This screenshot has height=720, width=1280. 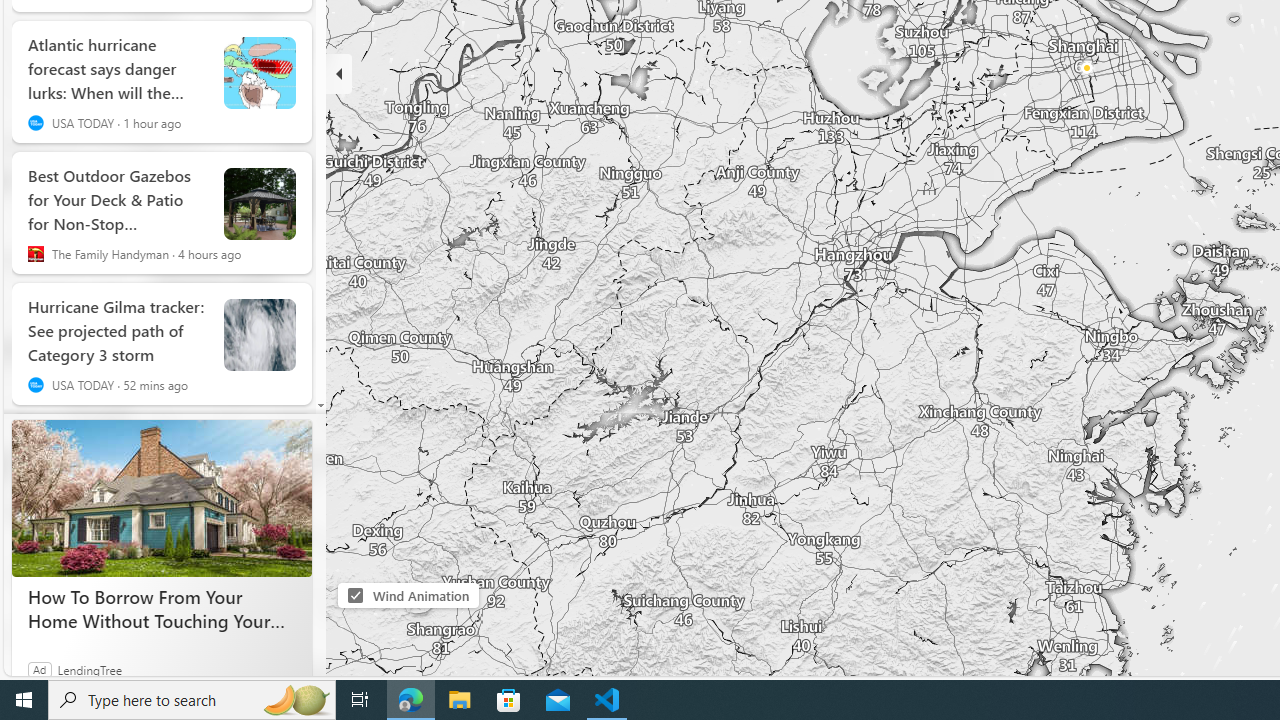 What do you see at coordinates (355, 594) in the screenshot?
I see `'Wind Animation'` at bounding box center [355, 594].